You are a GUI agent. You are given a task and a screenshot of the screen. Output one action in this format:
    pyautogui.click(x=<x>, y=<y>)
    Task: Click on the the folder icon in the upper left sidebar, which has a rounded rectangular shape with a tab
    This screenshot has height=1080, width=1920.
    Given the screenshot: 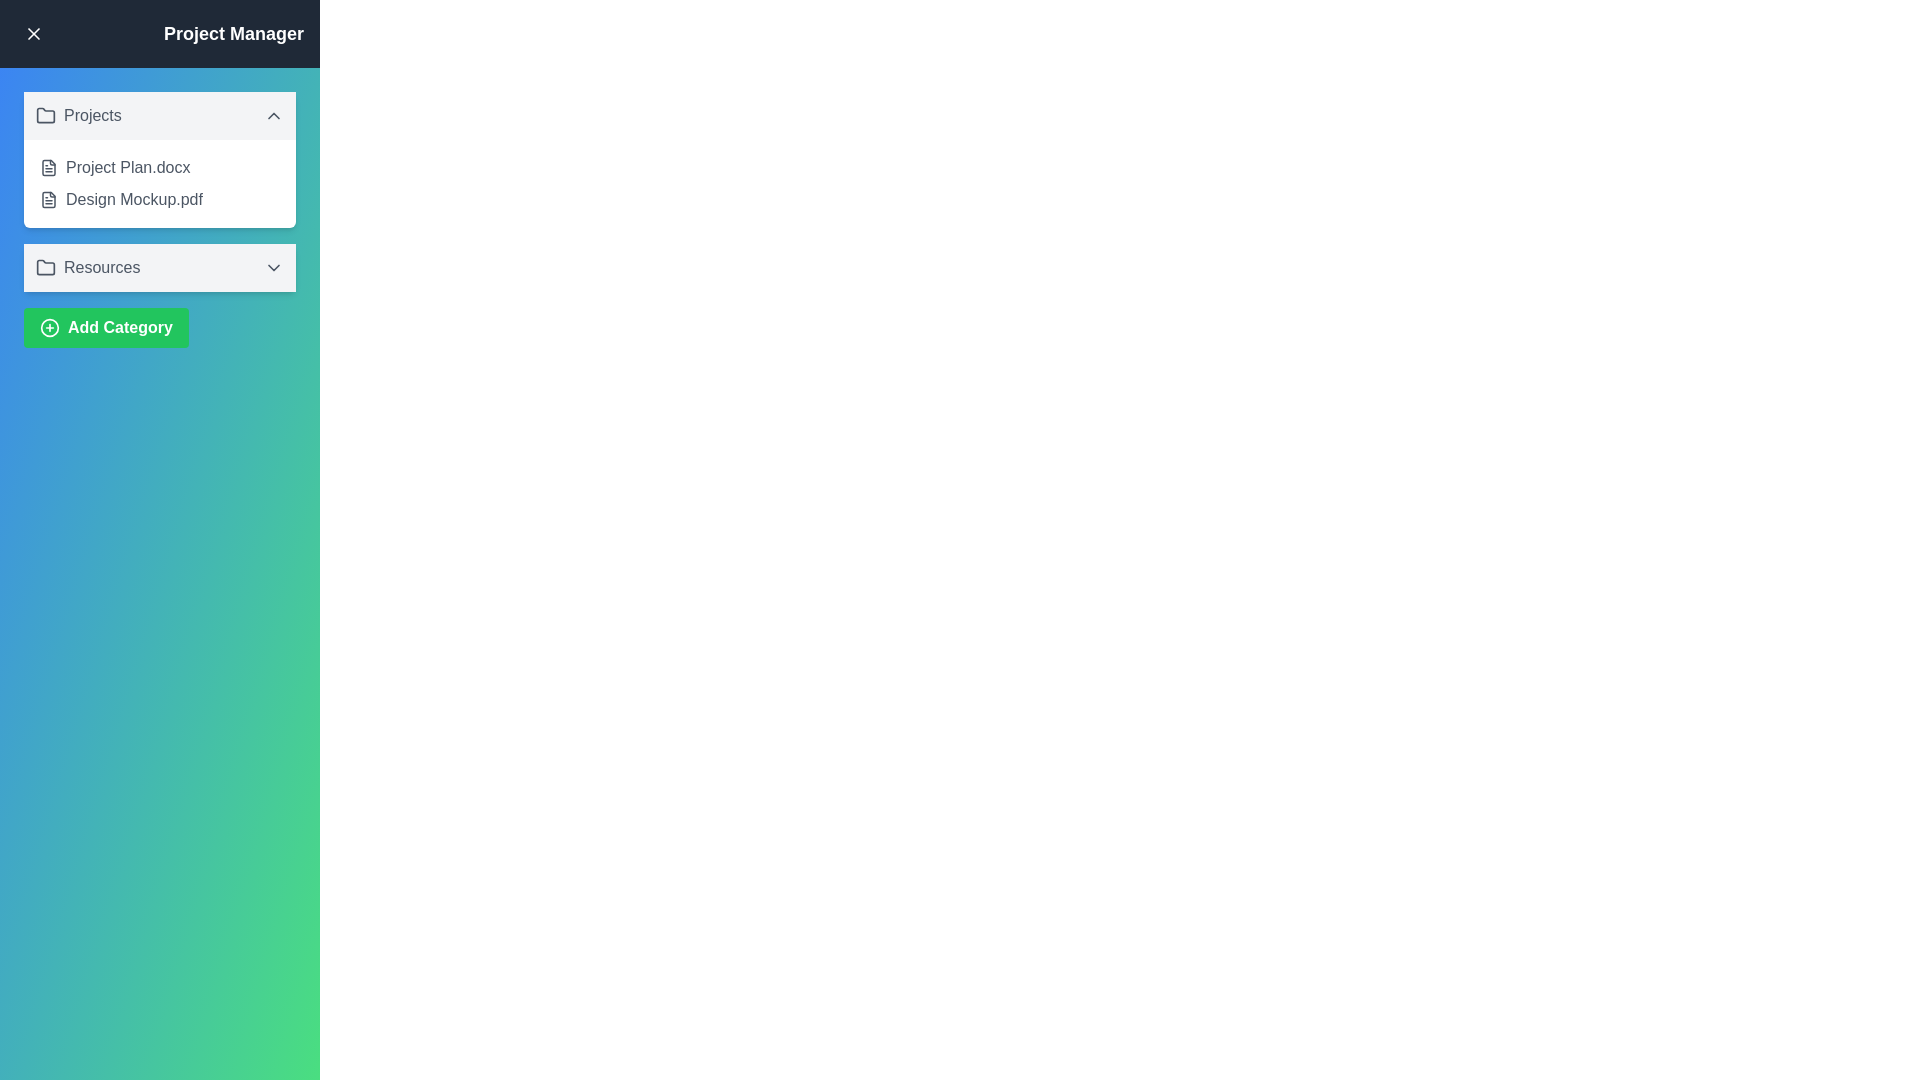 What is the action you would take?
    pyautogui.click(x=46, y=115)
    